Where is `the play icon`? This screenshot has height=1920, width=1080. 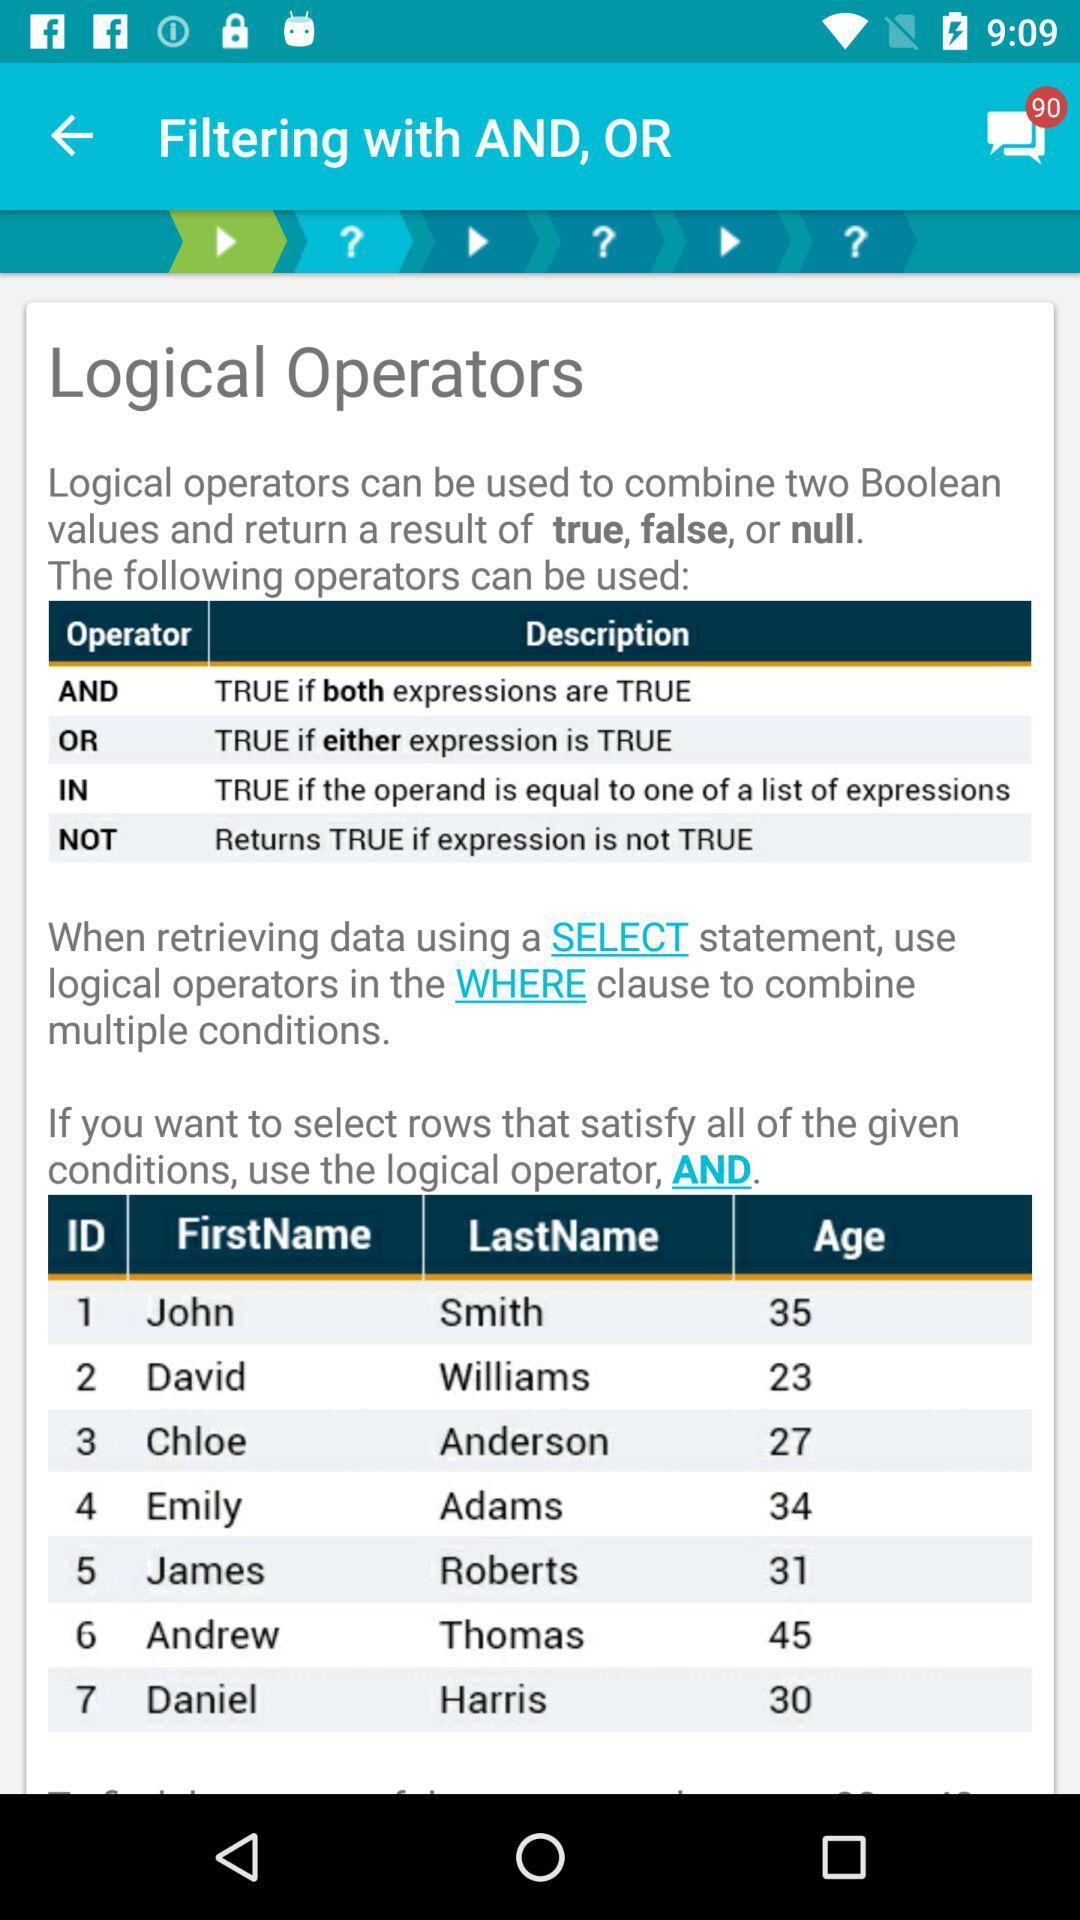
the play icon is located at coordinates (224, 240).